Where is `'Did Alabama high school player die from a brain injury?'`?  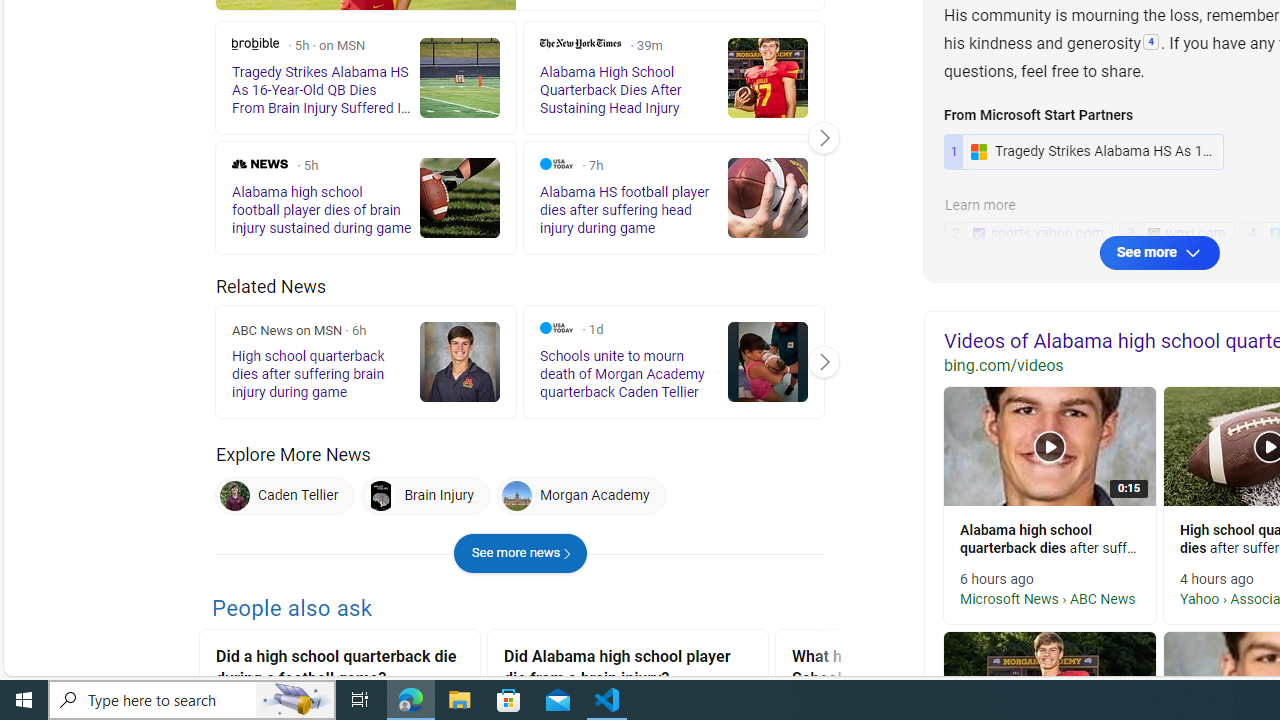 'Did Alabama high school player die from a brain injury?' is located at coordinates (627, 670).